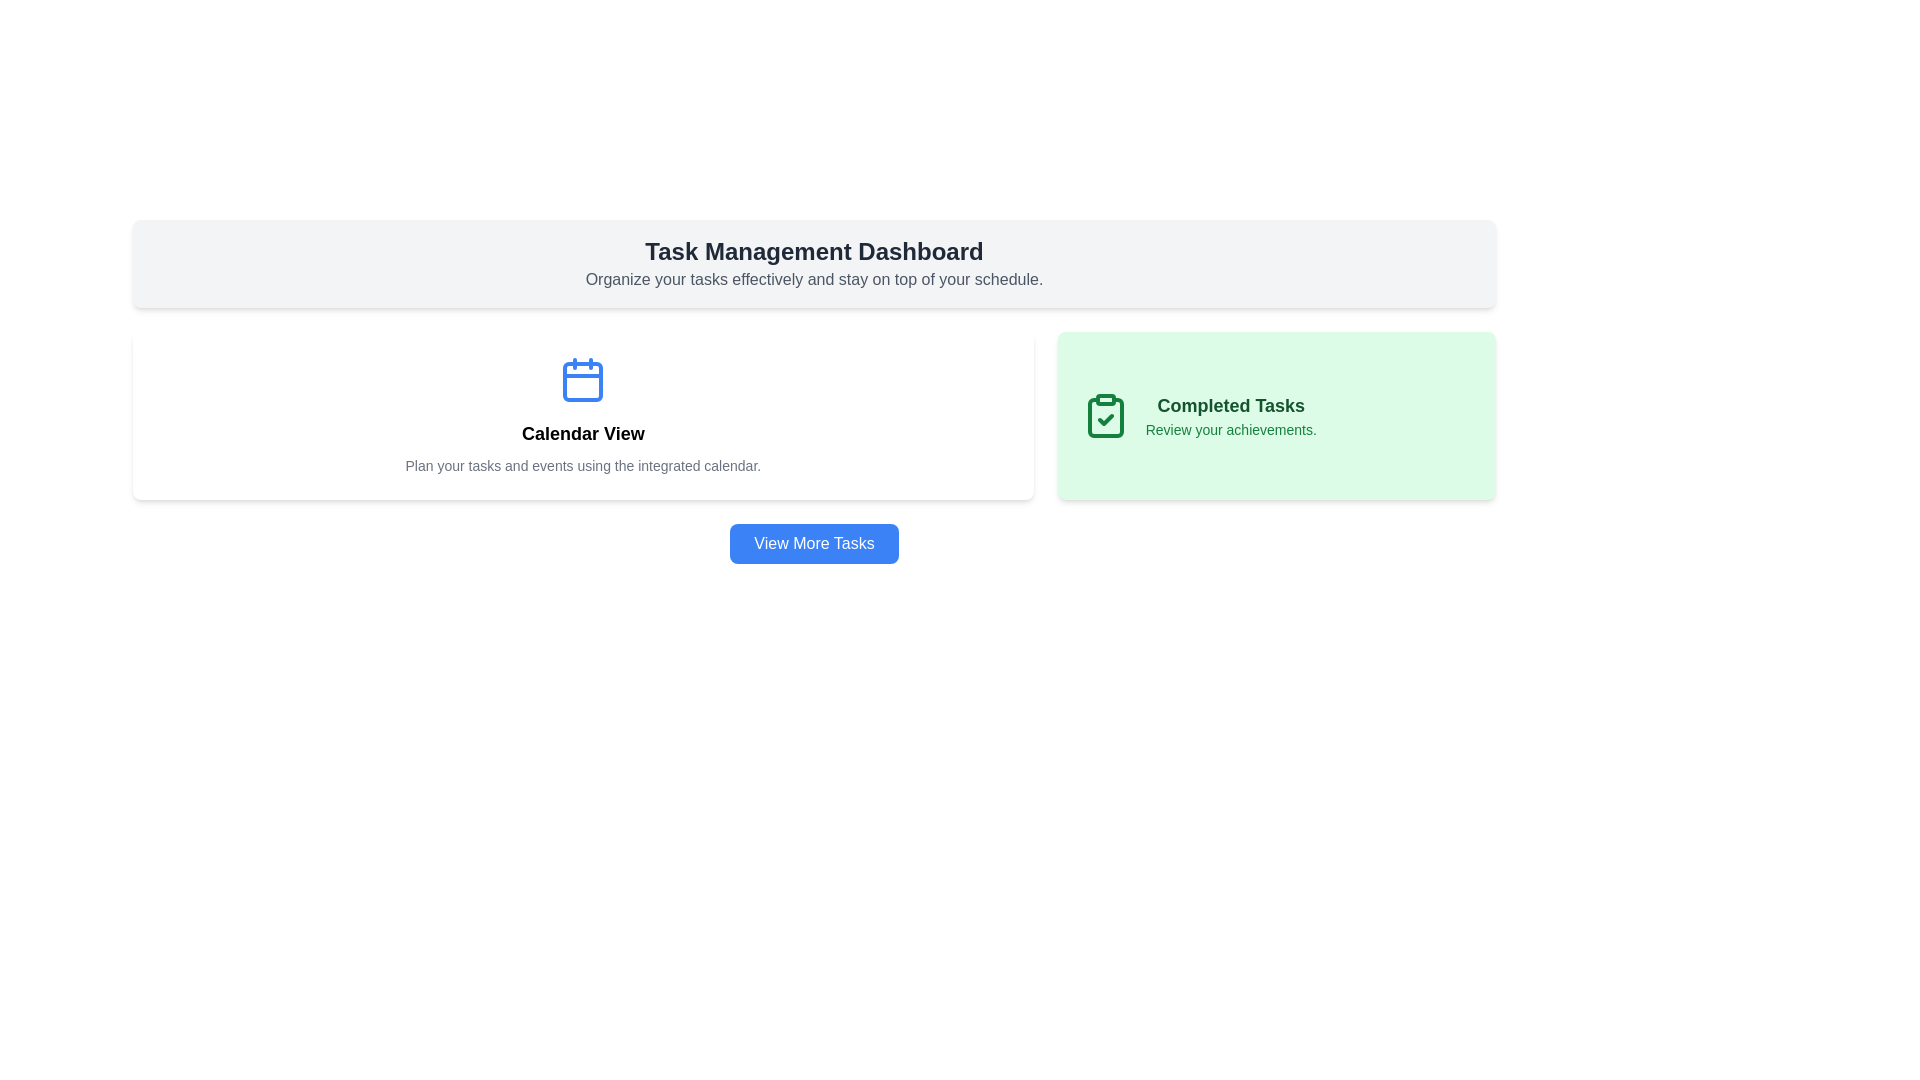 This screenshot has height=1080, width=1920. Describe the element at coordinates (582, 380) in the screenshot. I see `the calendar icon with a blue outline located at the center-top of the card that contains the heading 'Calendar View'` at that location.